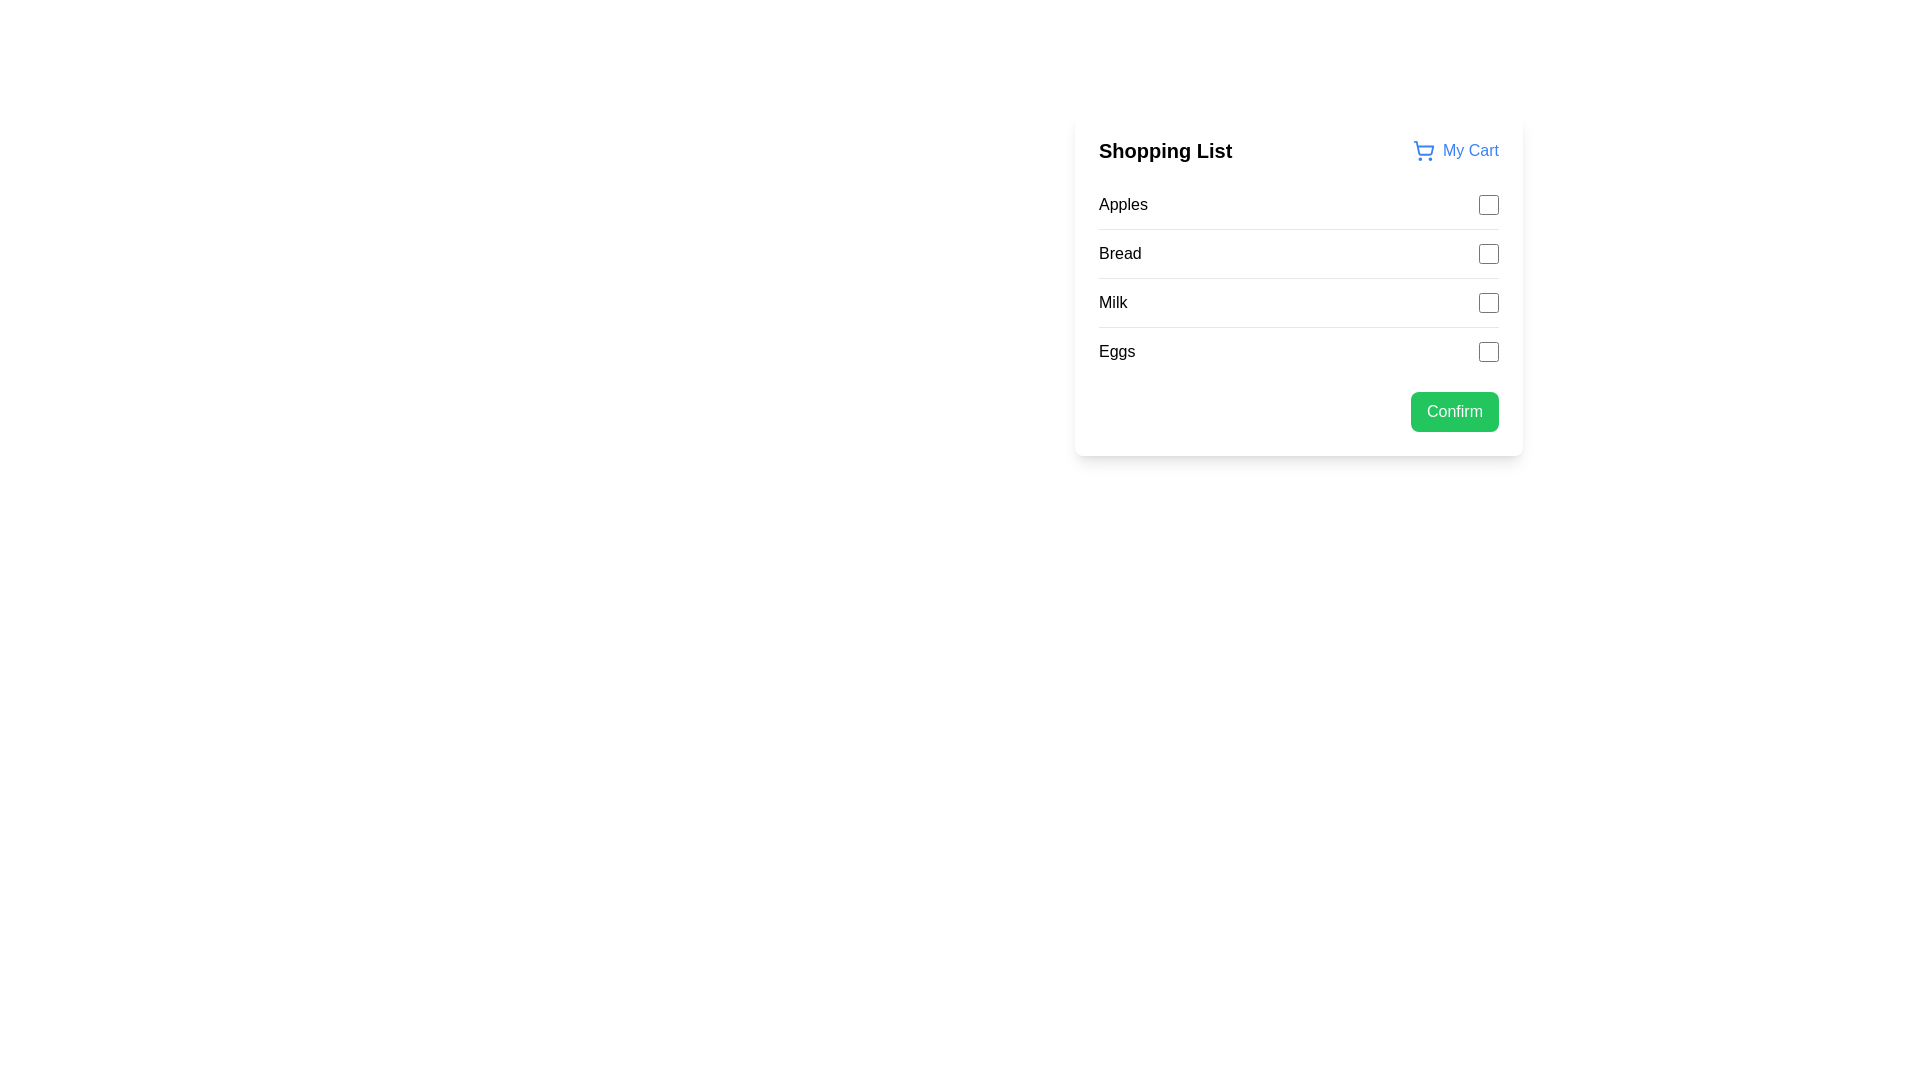  Describe the element at coordinates (1299, 284) in the screenshot. I see `the checkboxes contained within the shopping list card, which is styled with a white background and rounded corners, located towards the right of the interface` at that location.